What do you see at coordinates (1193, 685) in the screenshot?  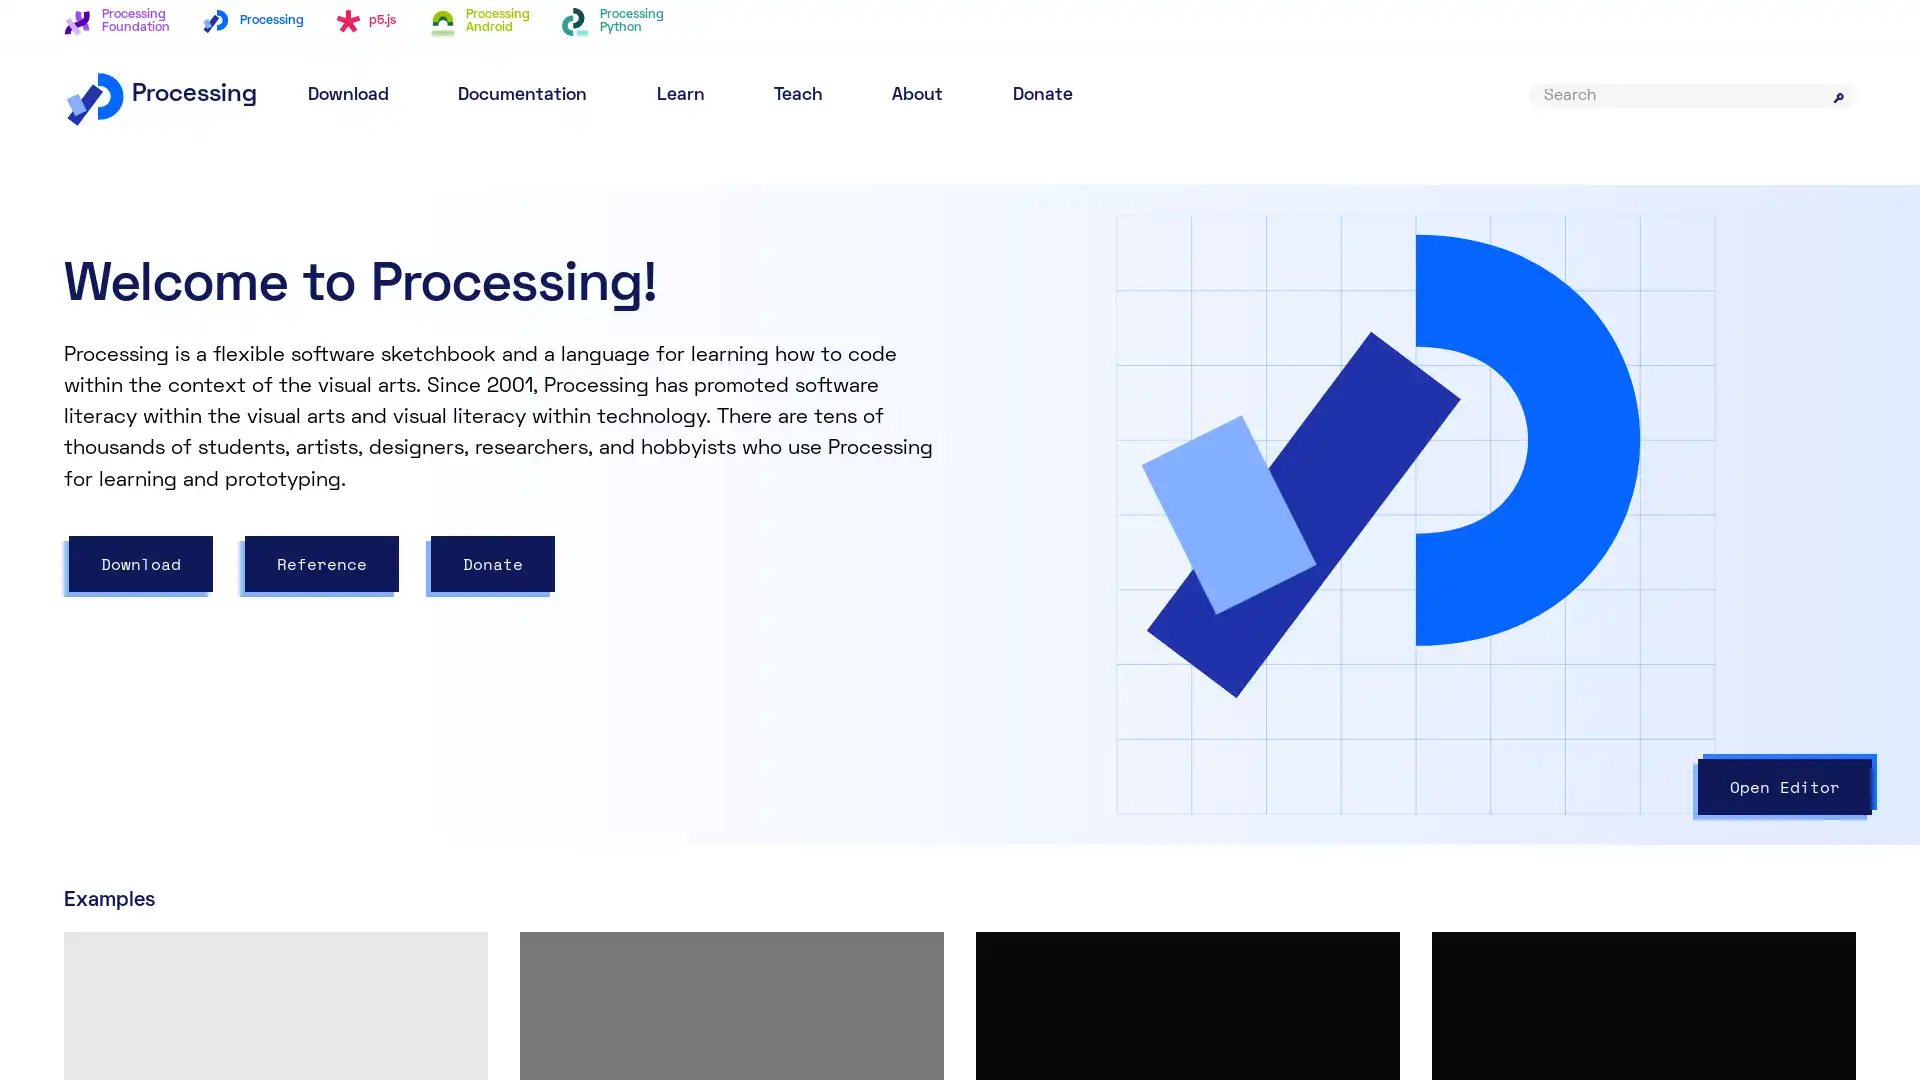 I see `change position` at bounding box center [1193, 685].